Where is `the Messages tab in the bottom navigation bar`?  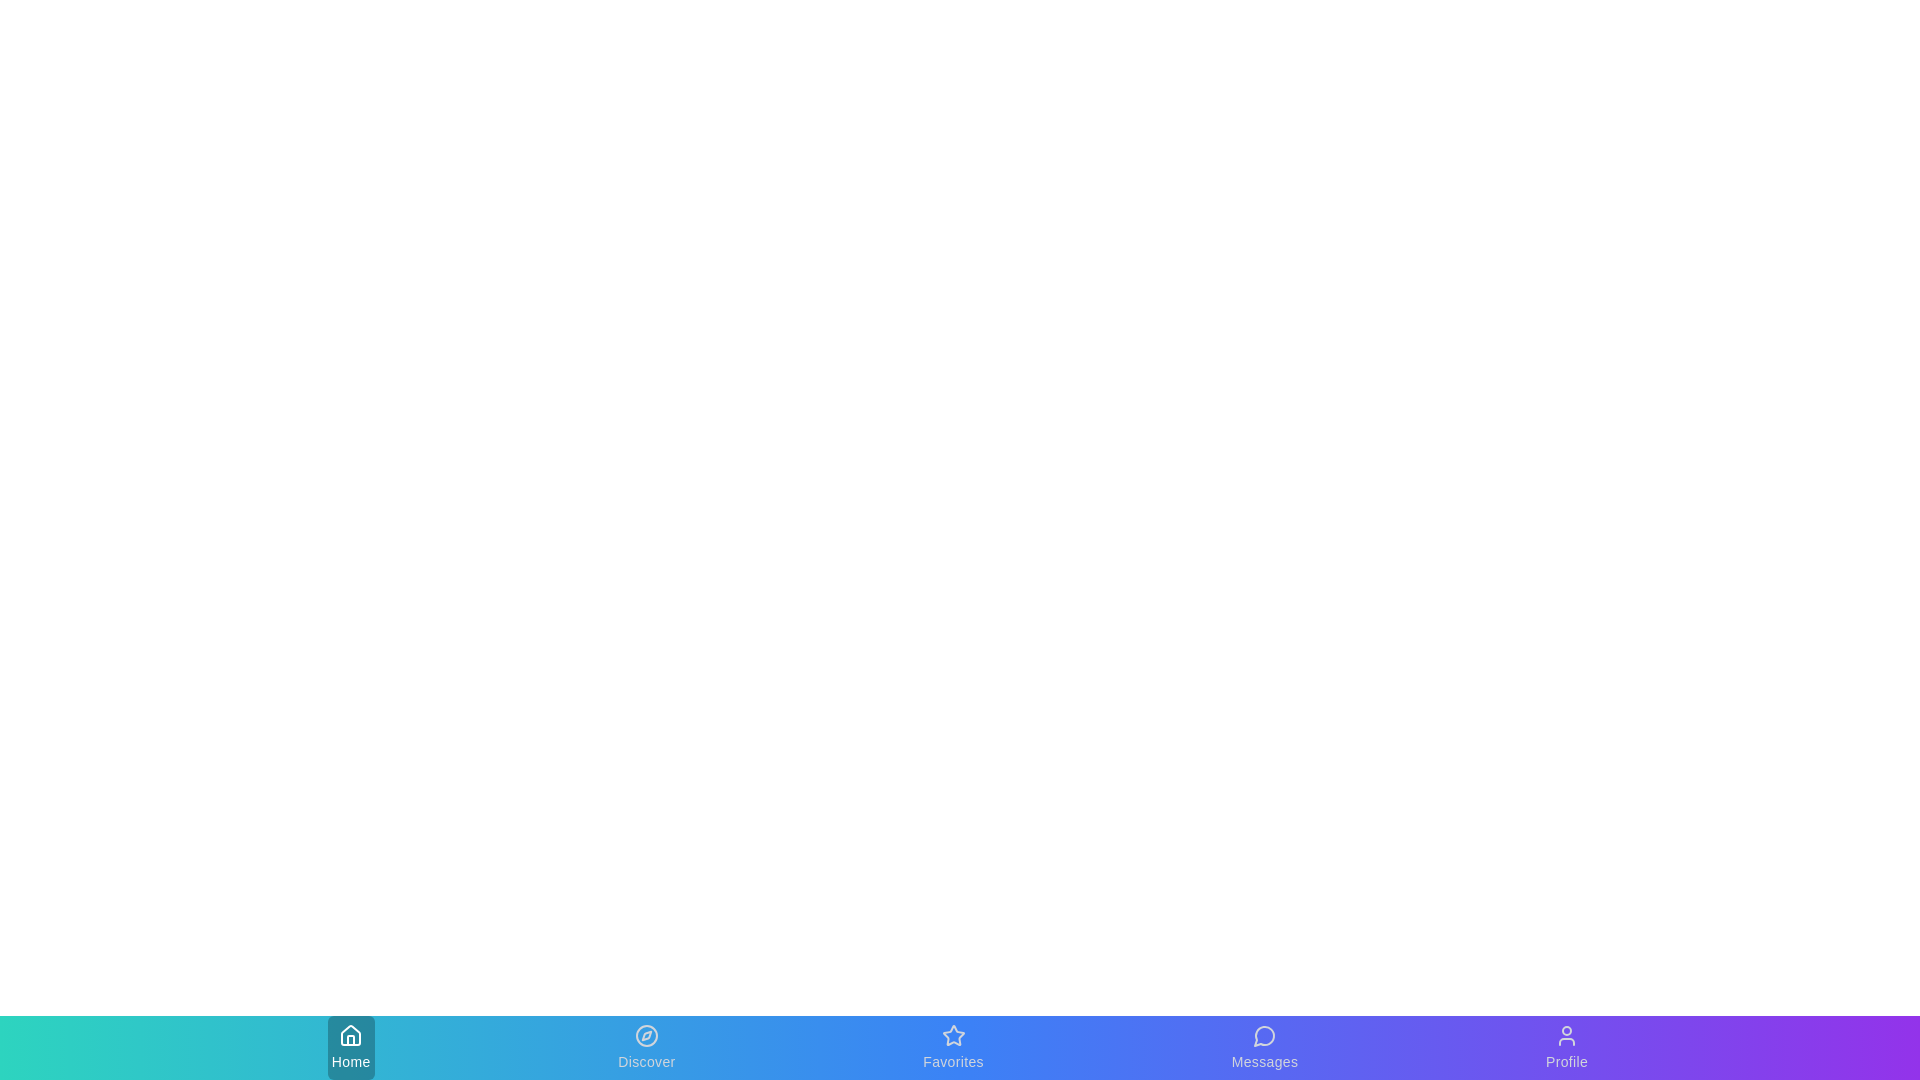
the Messages tab in the bottom navigation bar is located at coordinates (1264, 1047).